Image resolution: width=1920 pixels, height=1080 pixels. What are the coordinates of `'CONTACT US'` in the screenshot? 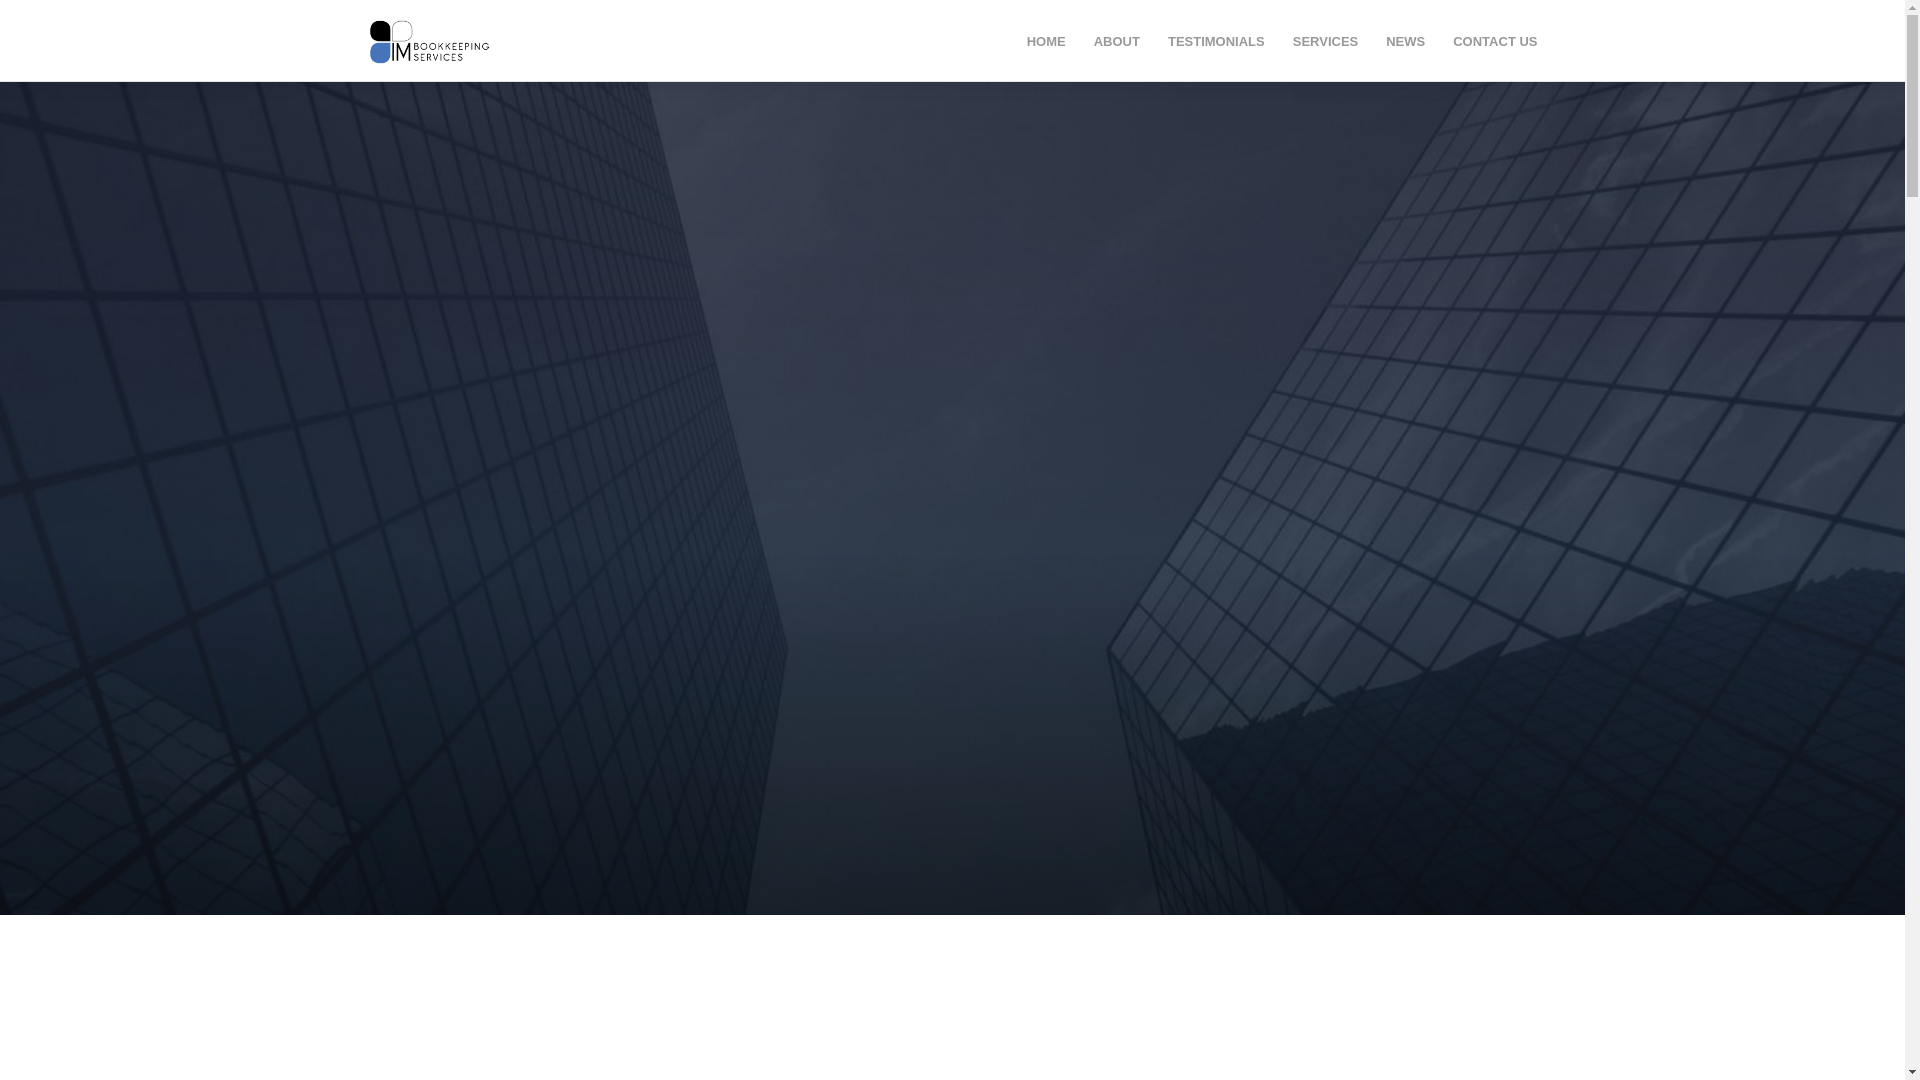 It's located at (1453, 41).